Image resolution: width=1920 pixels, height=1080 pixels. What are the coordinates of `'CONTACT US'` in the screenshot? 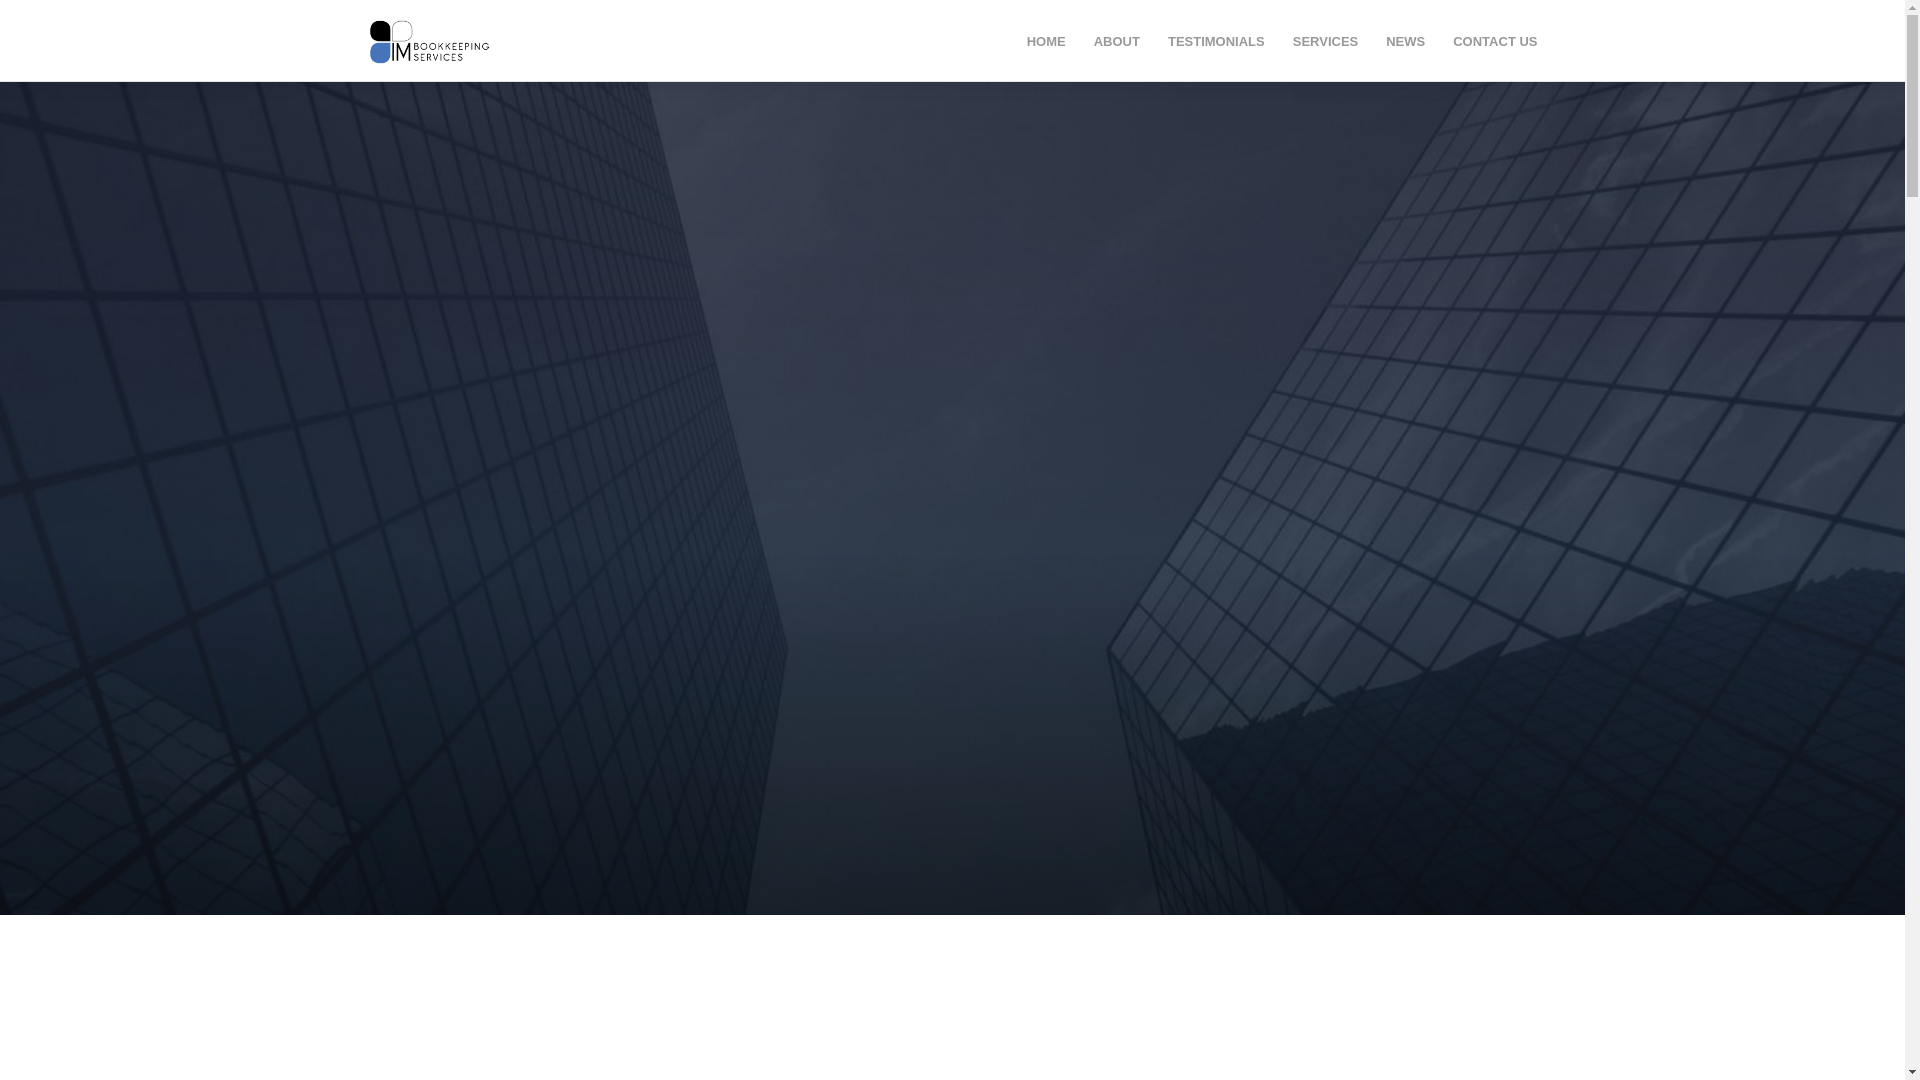 It's located at (1453, 41).